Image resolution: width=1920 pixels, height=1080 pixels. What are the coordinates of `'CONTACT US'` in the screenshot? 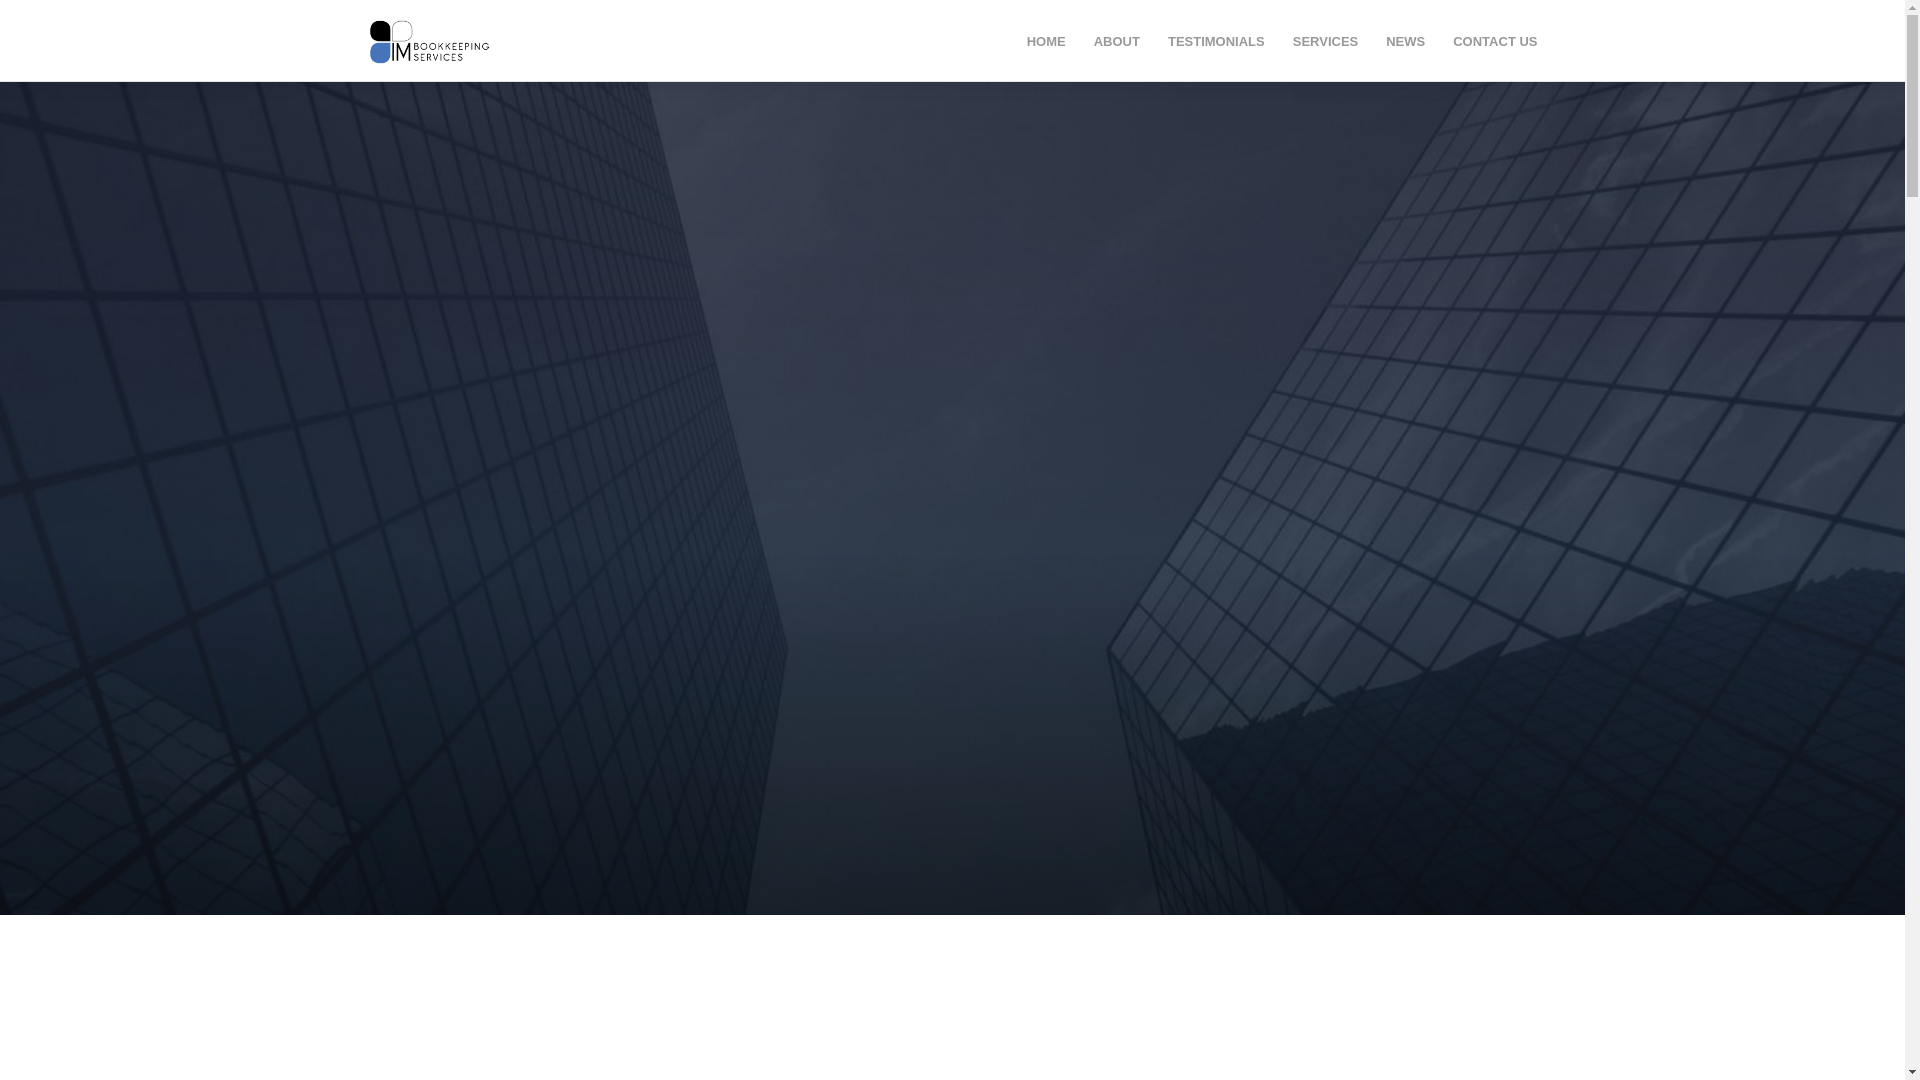 It's located at (1453, 41).